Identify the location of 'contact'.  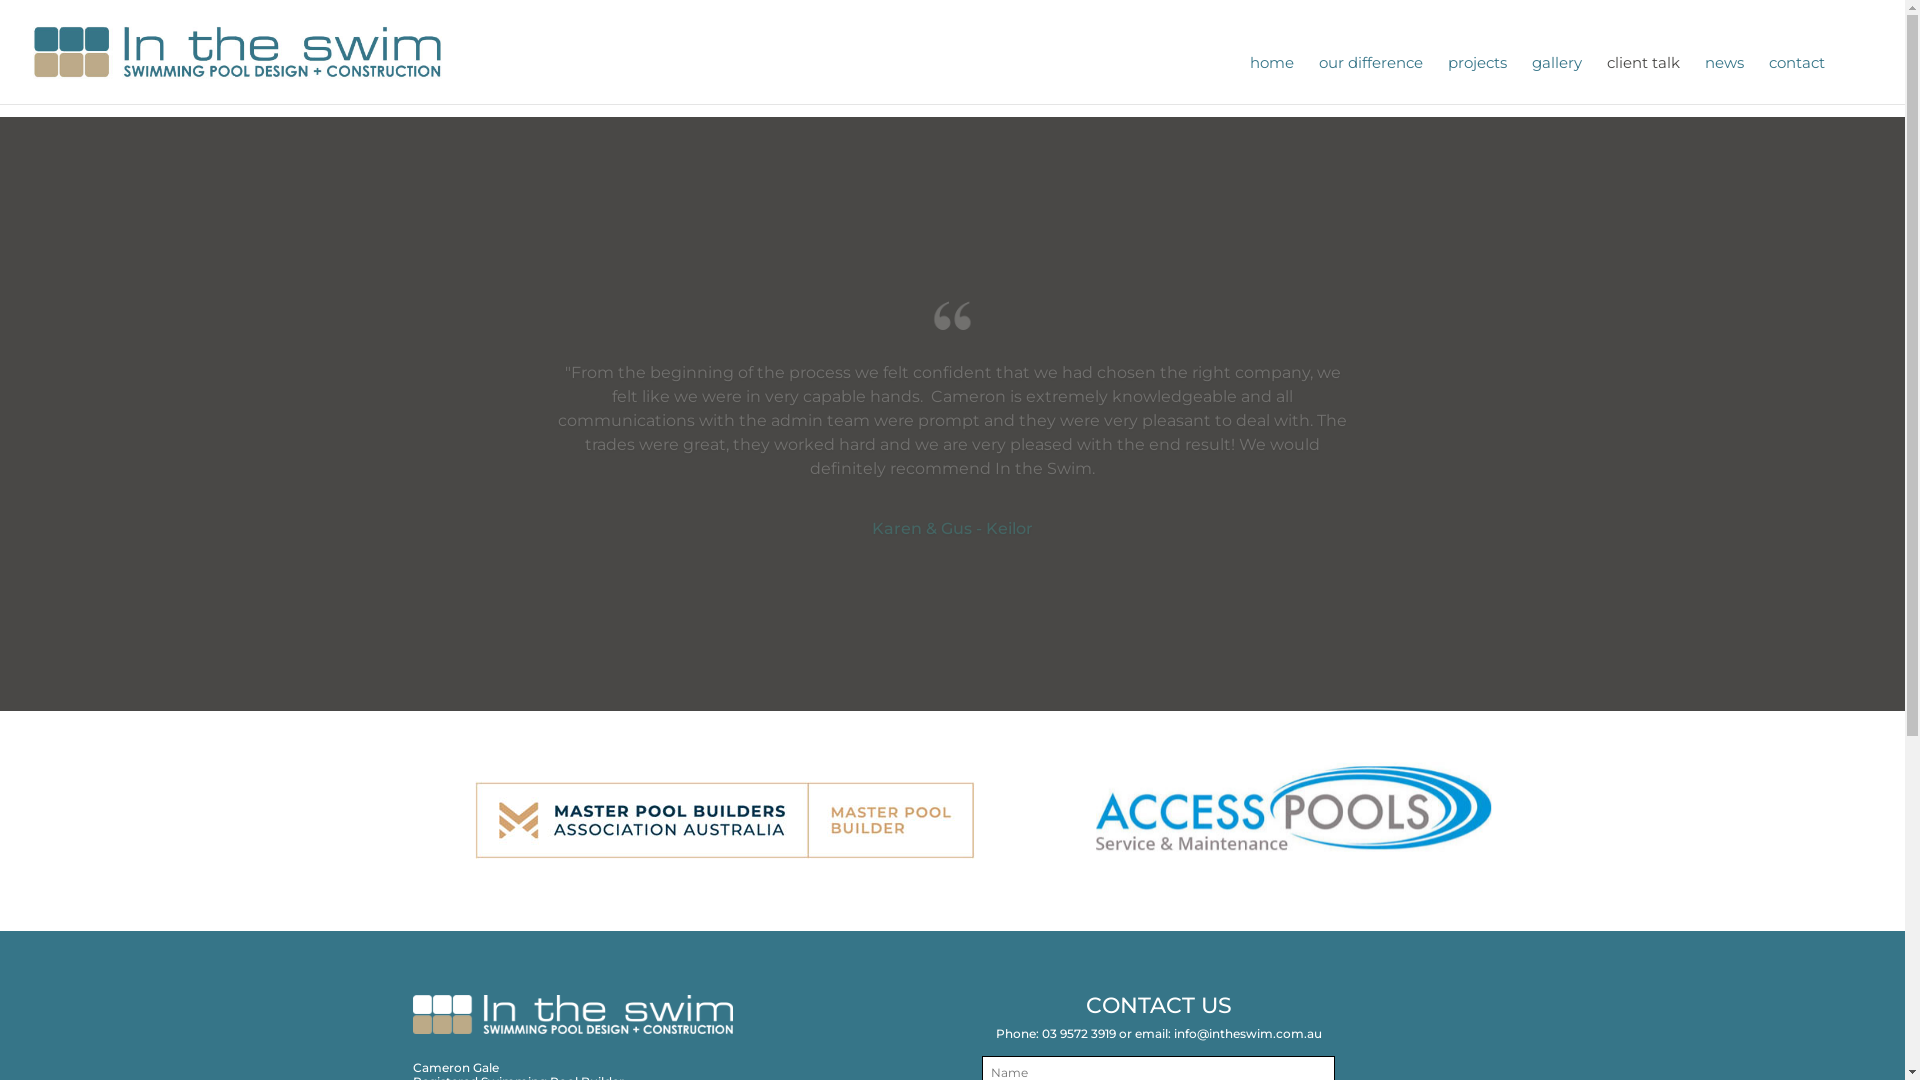
(1796, 79).